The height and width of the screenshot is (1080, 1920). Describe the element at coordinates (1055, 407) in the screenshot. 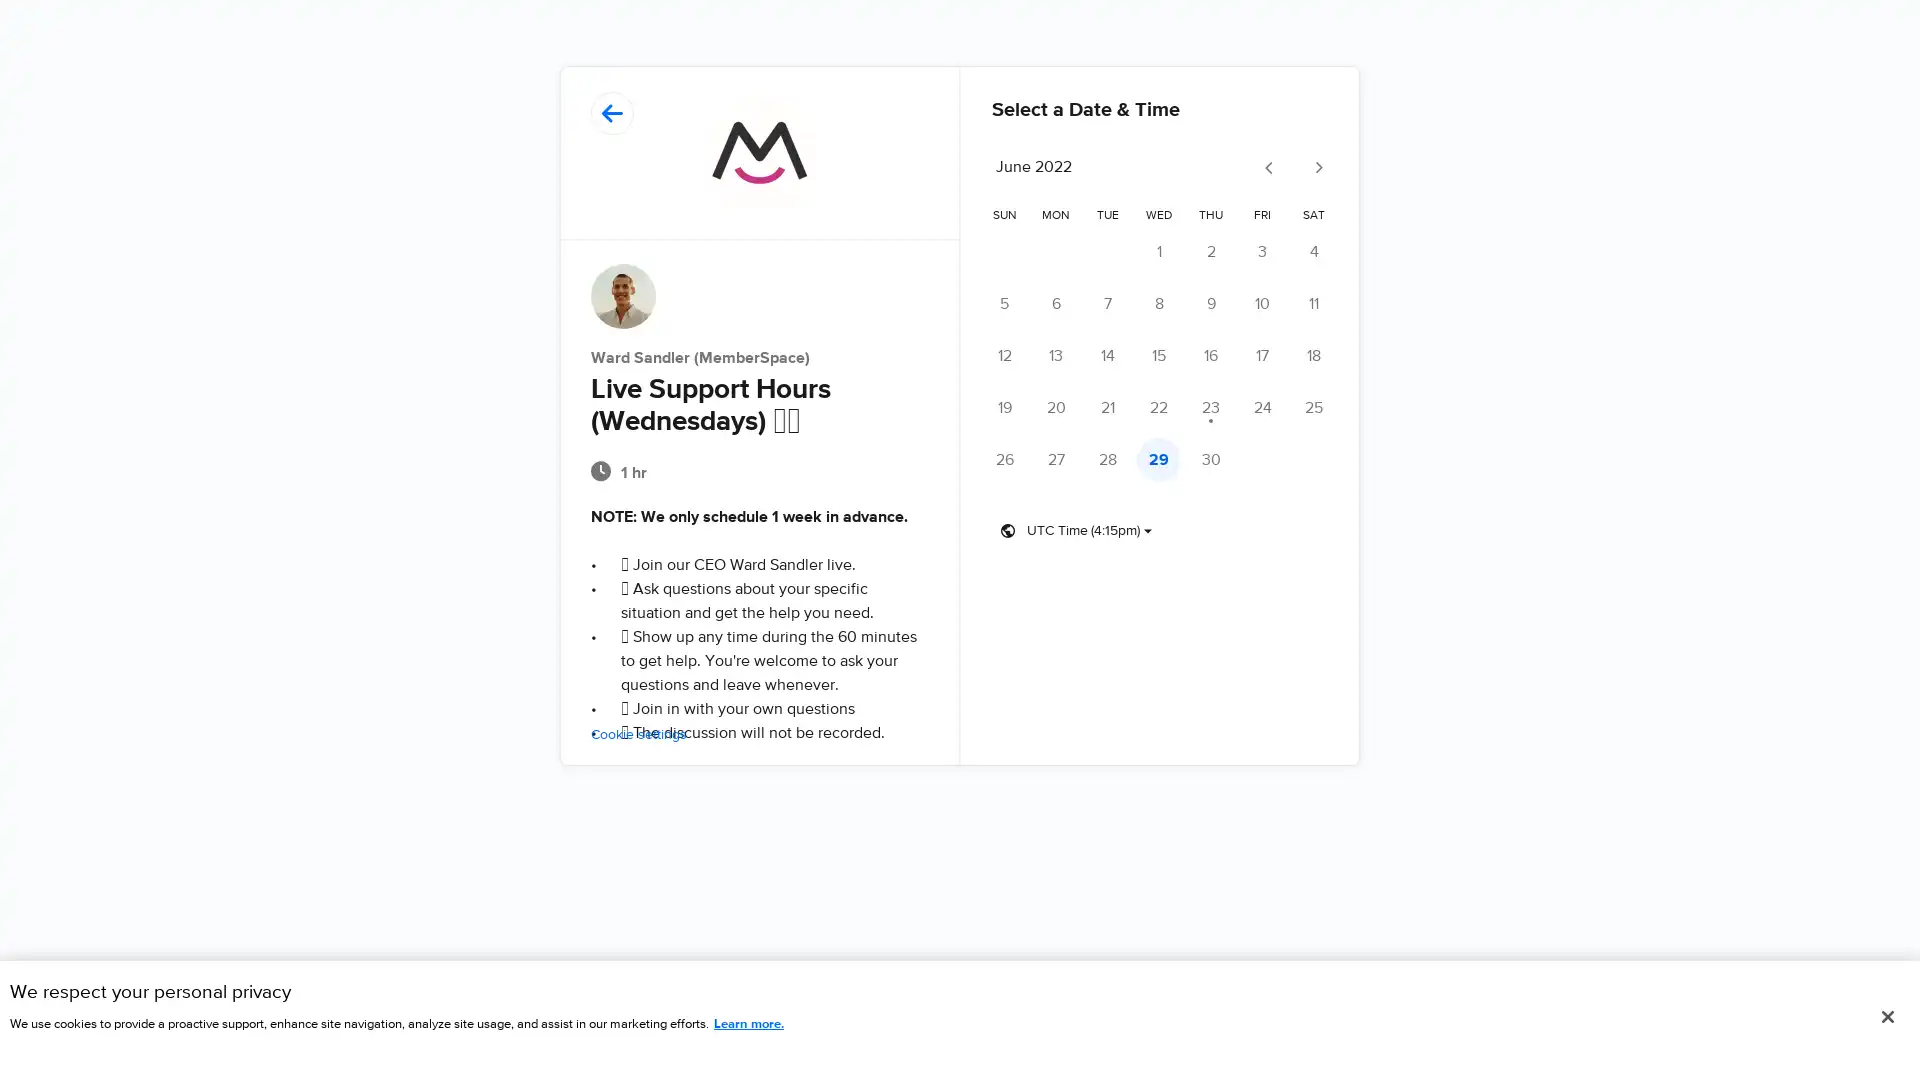

I see `Monday, June 20 - No times available` at that location.